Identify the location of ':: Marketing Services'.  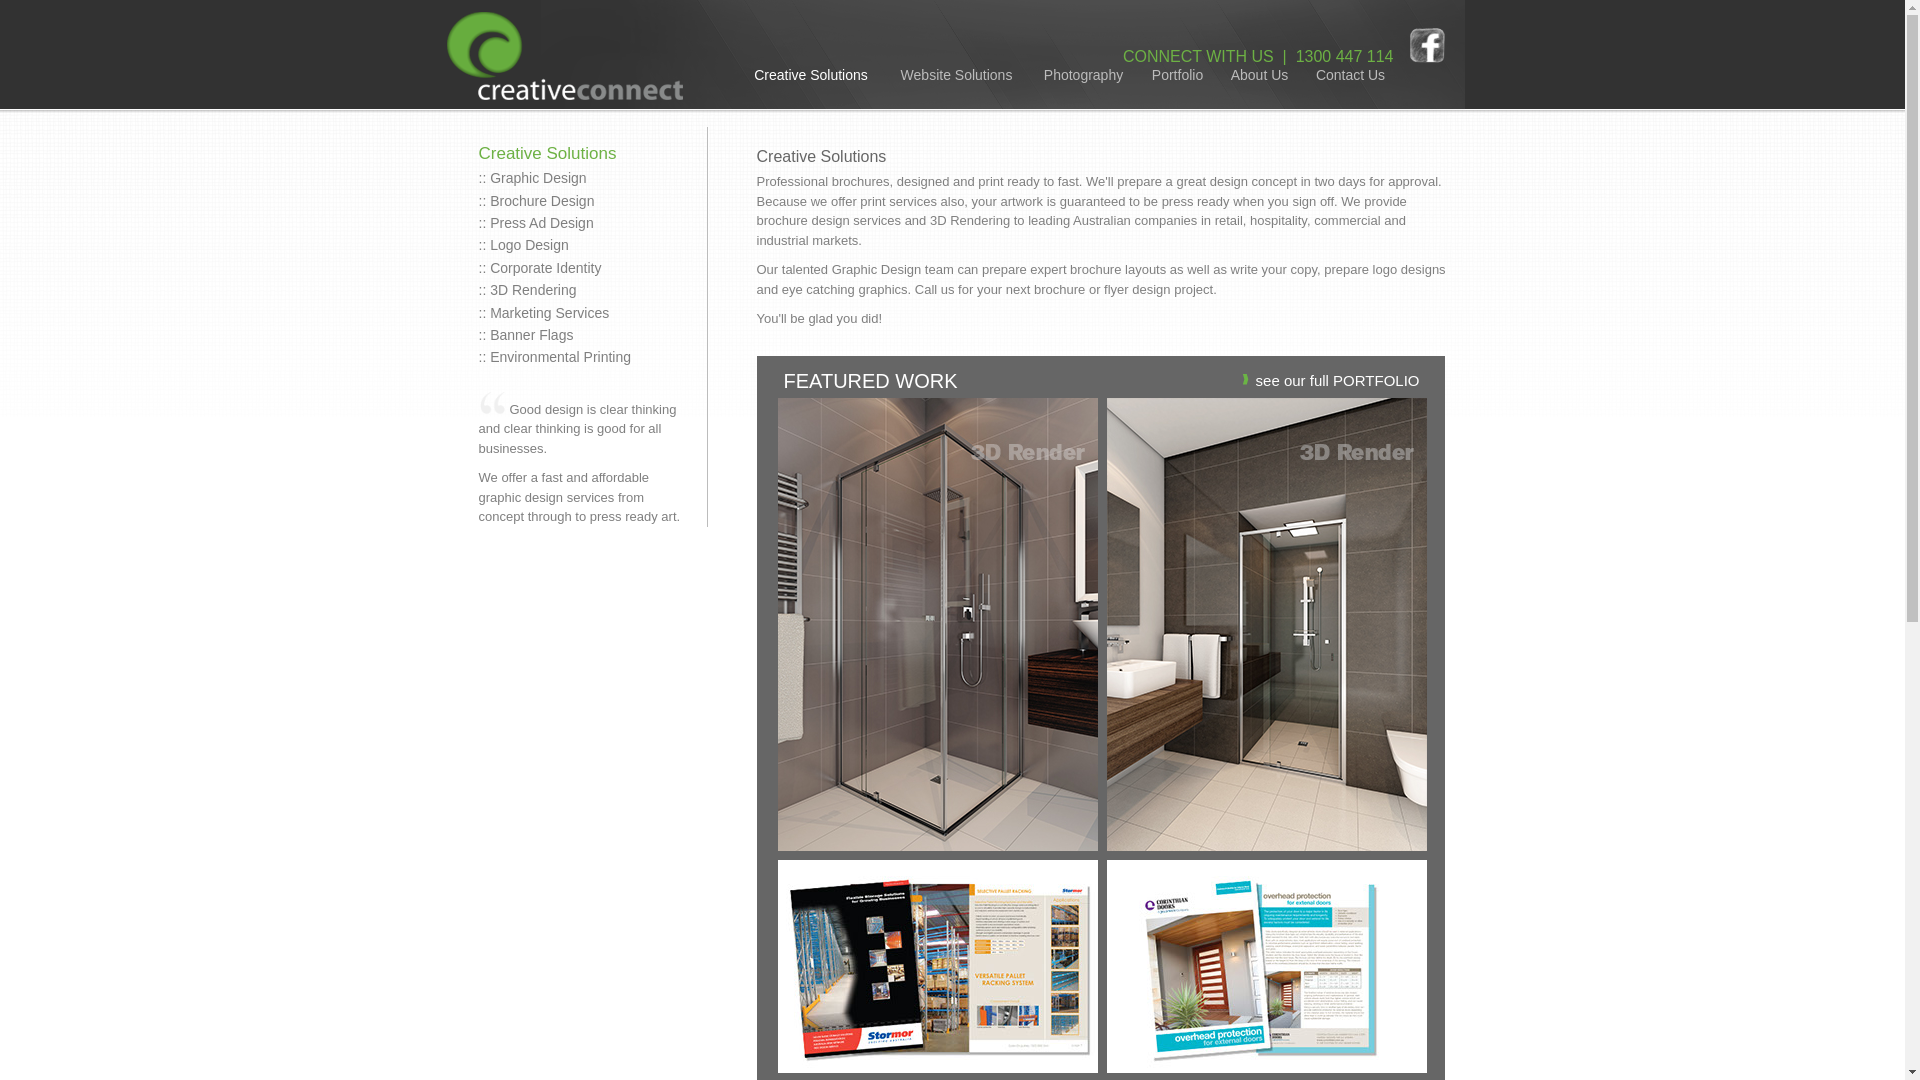
(543, 312).